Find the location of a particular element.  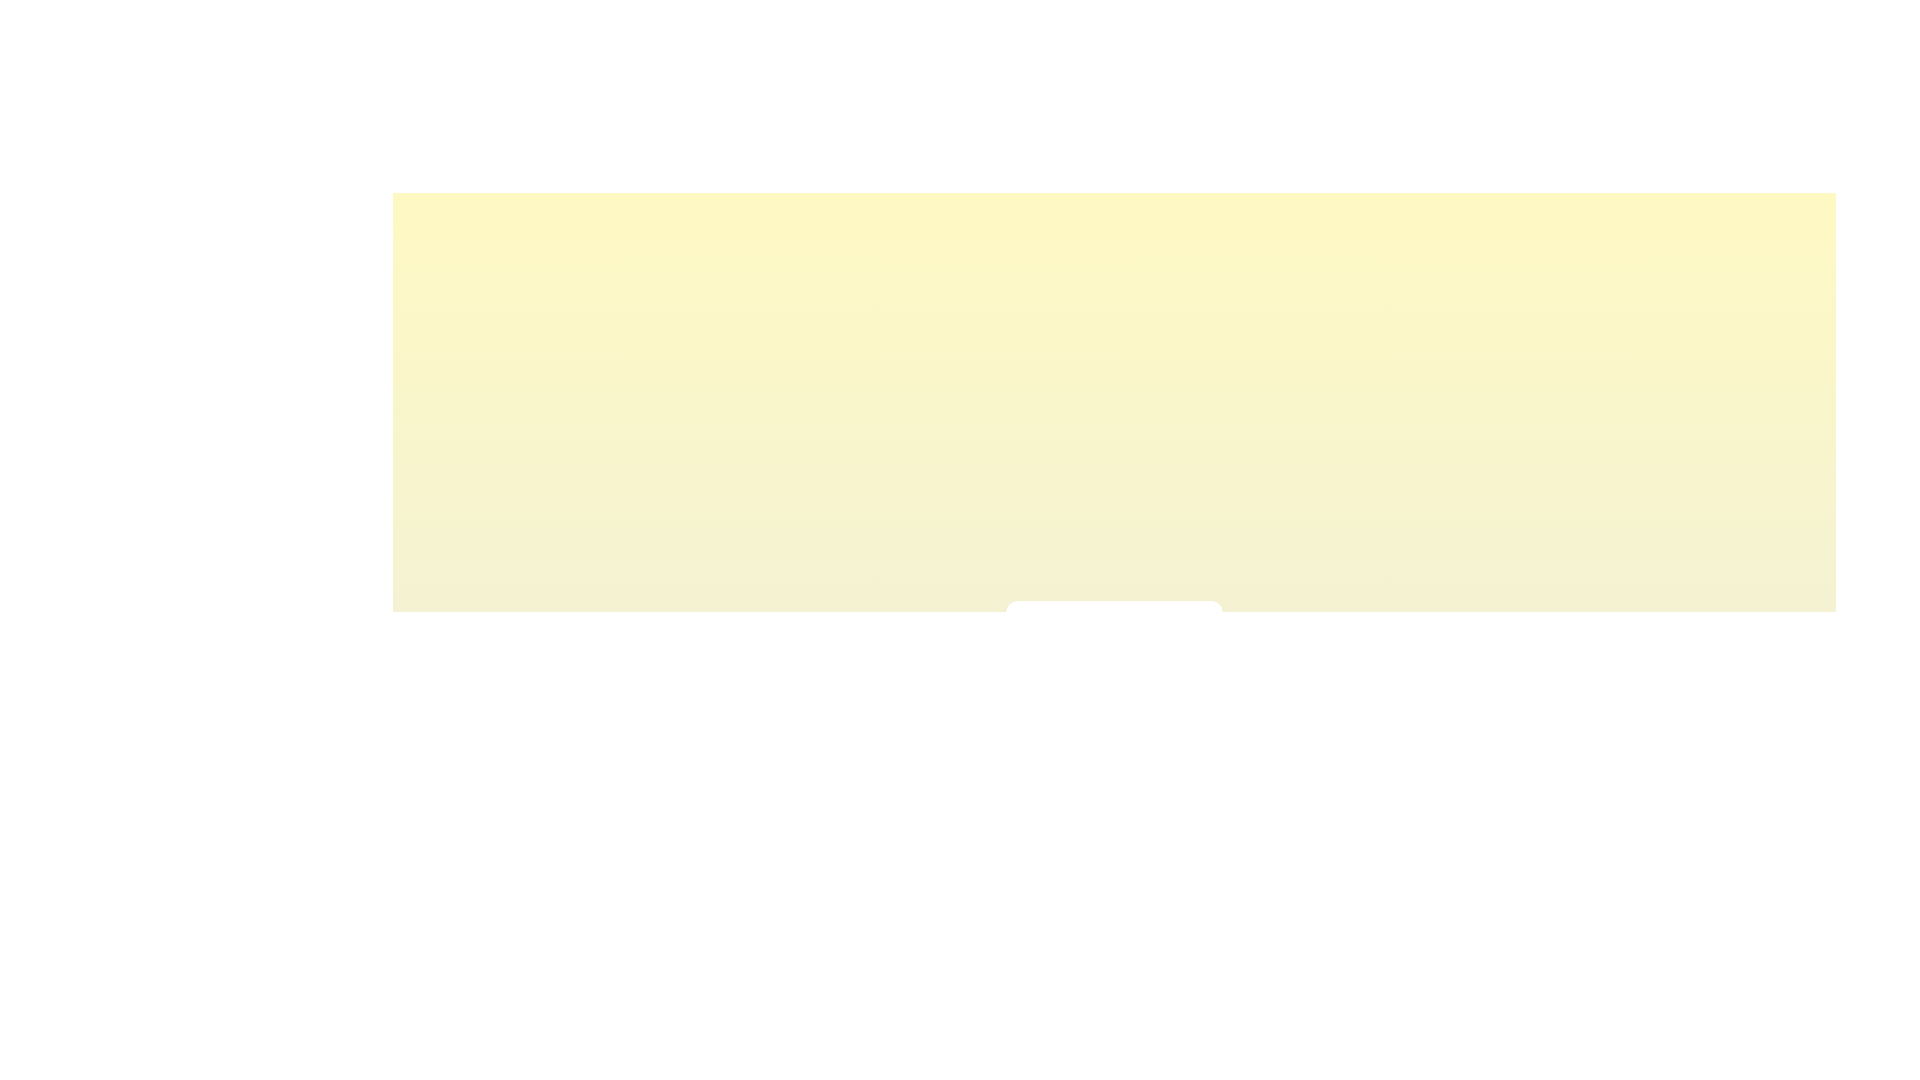

the light intensity slider to 80% to observe the corresponding visual feedback color is located at coordinates (1165, 676).